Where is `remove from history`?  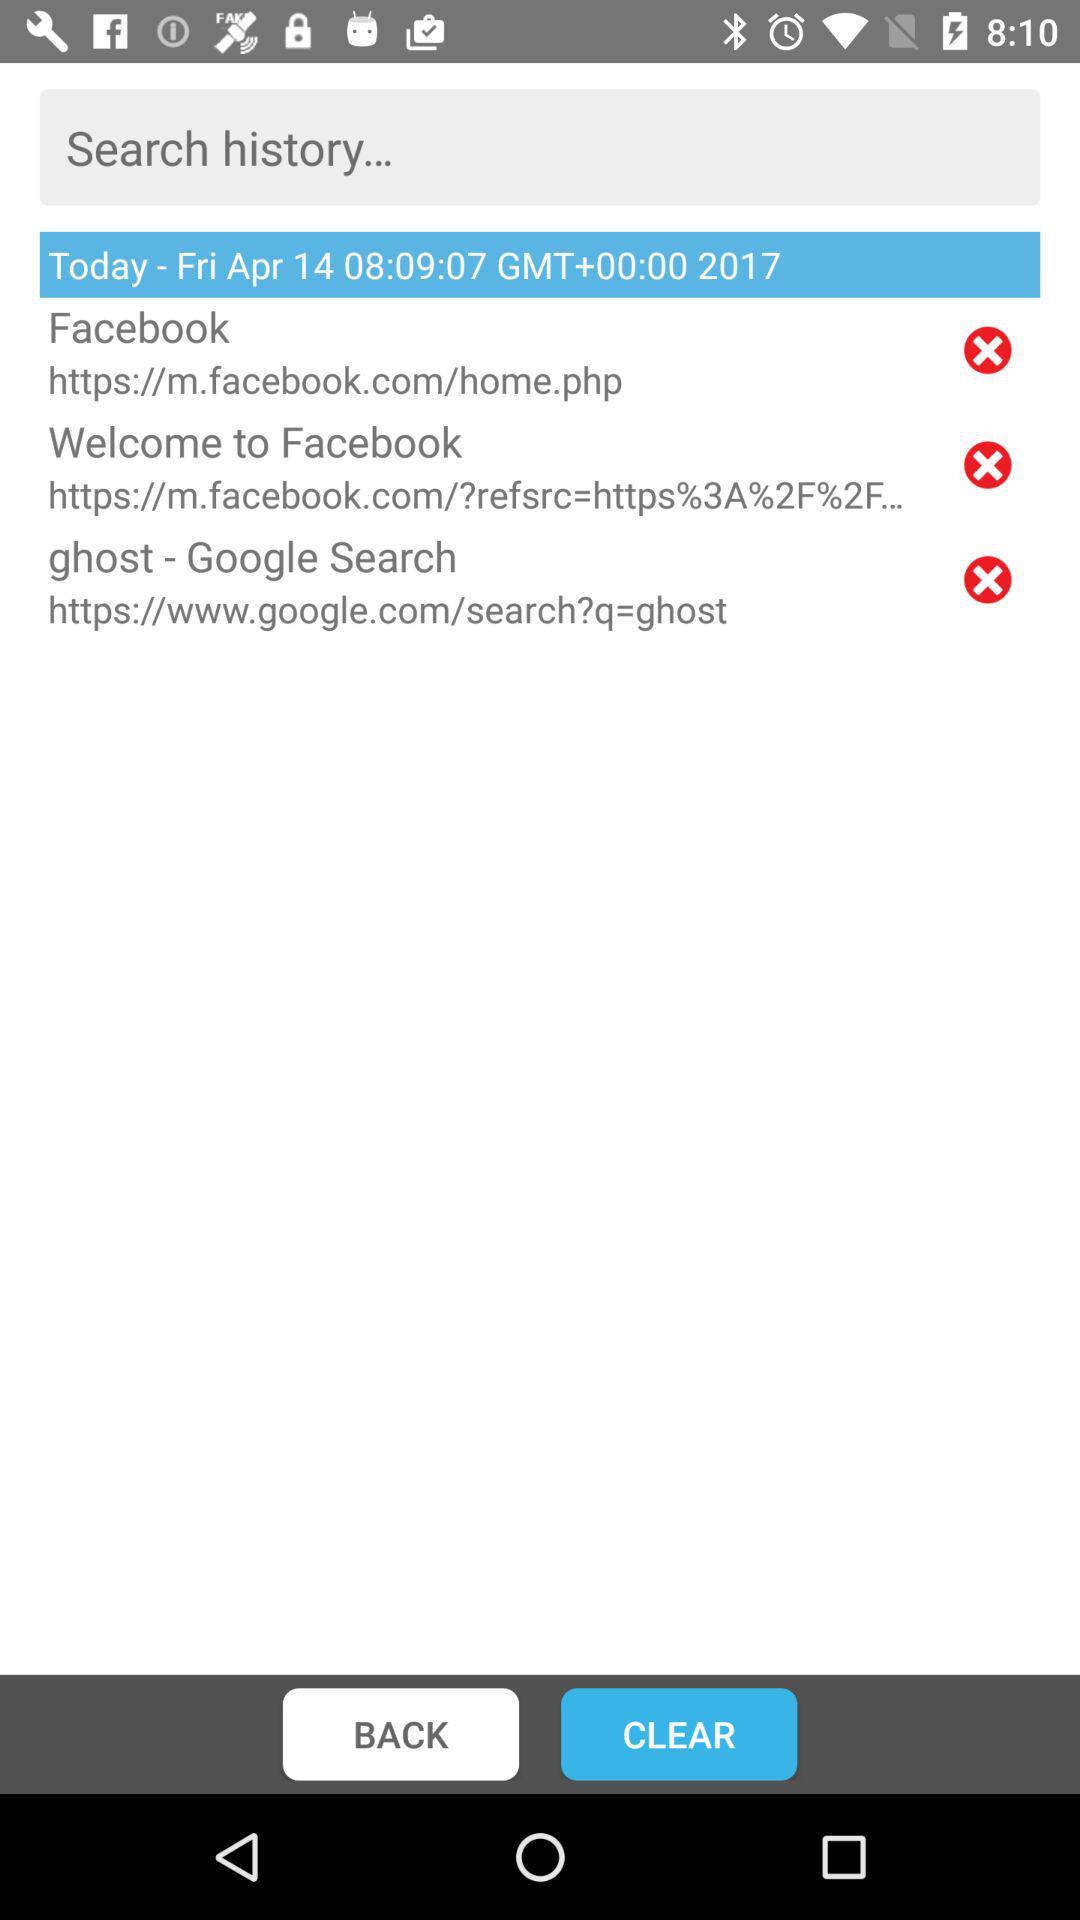
remove from history is located at coordinates (986, 350).